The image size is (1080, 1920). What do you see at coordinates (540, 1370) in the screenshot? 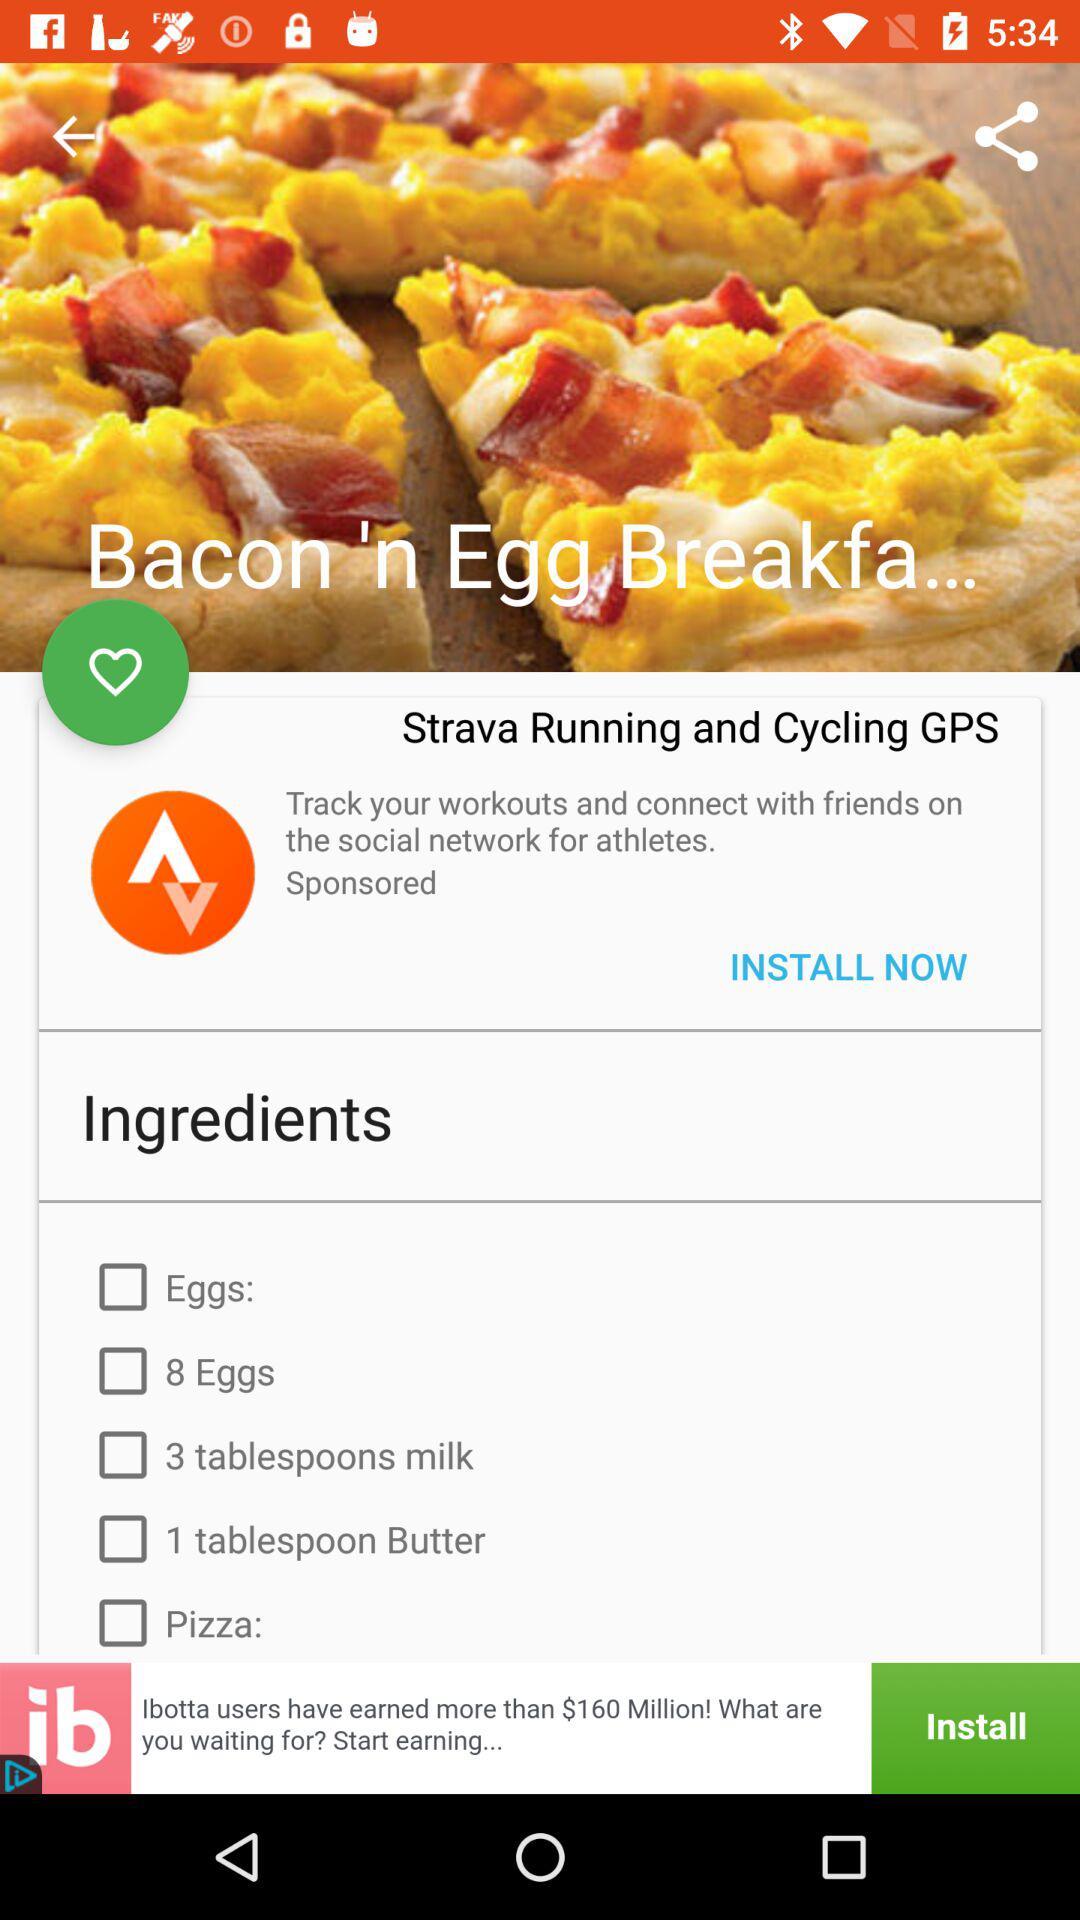
I see `icon above the 3 tablespoons milk icon` at bounding box center [540, 1370].